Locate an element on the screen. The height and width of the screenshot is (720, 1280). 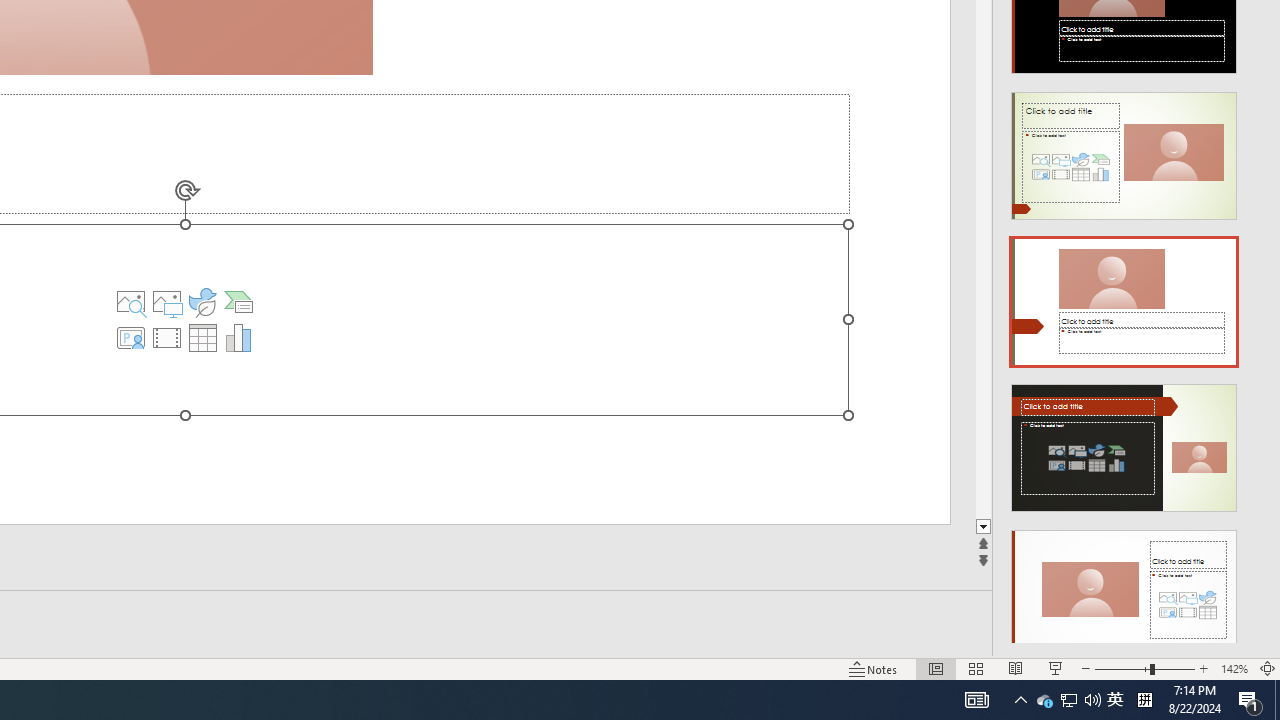
'Insert a SmartArt Graphic' is located at coordinates (238, 302).